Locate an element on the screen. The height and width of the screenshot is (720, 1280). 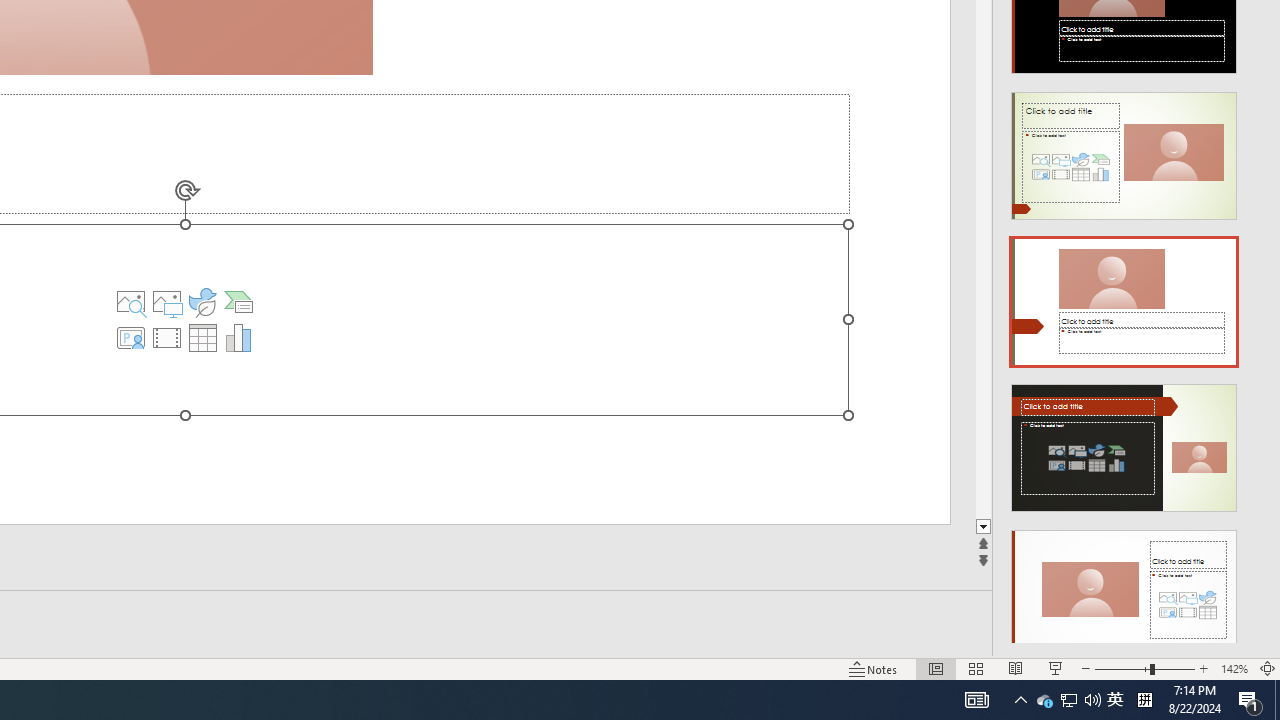
'Insert a SmartArt Graphic' is located at coordinates (238, 302).